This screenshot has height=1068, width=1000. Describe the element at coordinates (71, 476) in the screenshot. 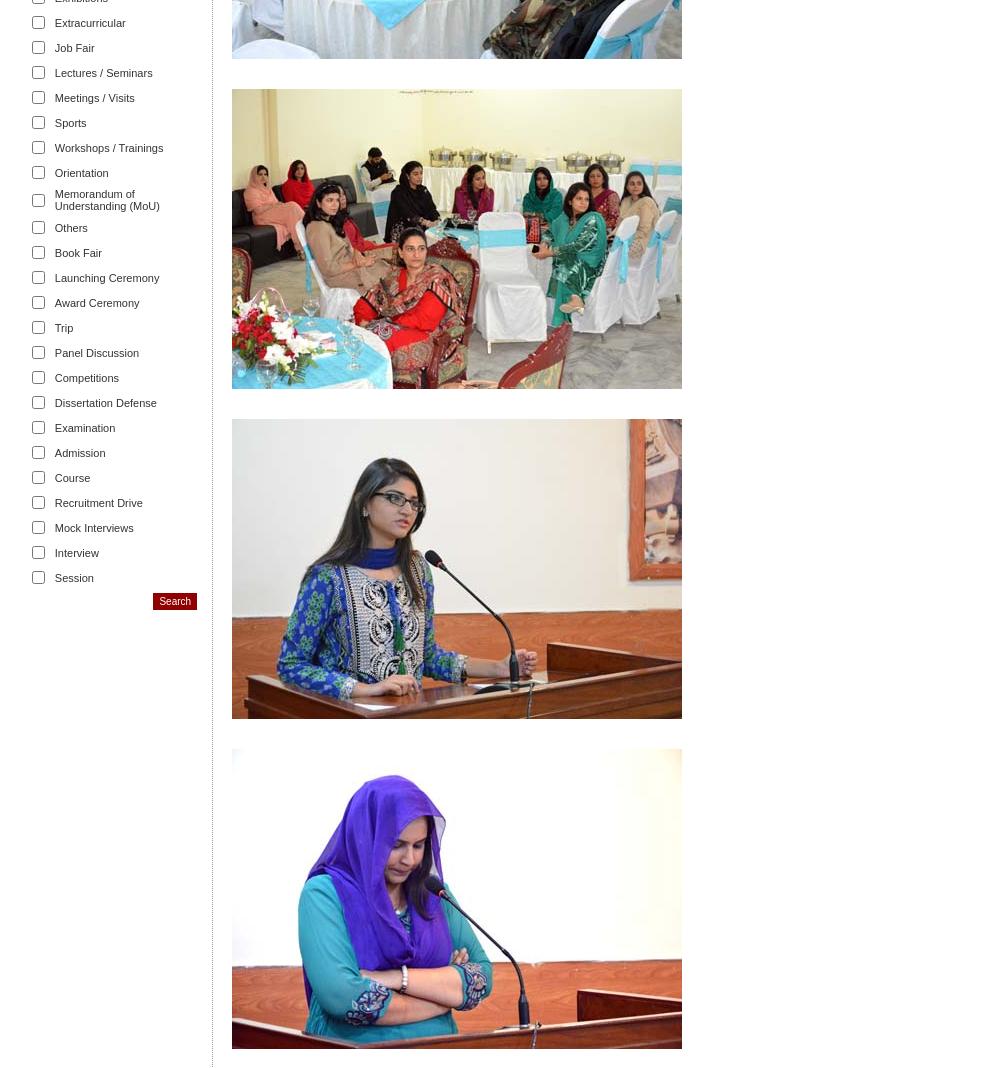

I see `'Course'` at that location.